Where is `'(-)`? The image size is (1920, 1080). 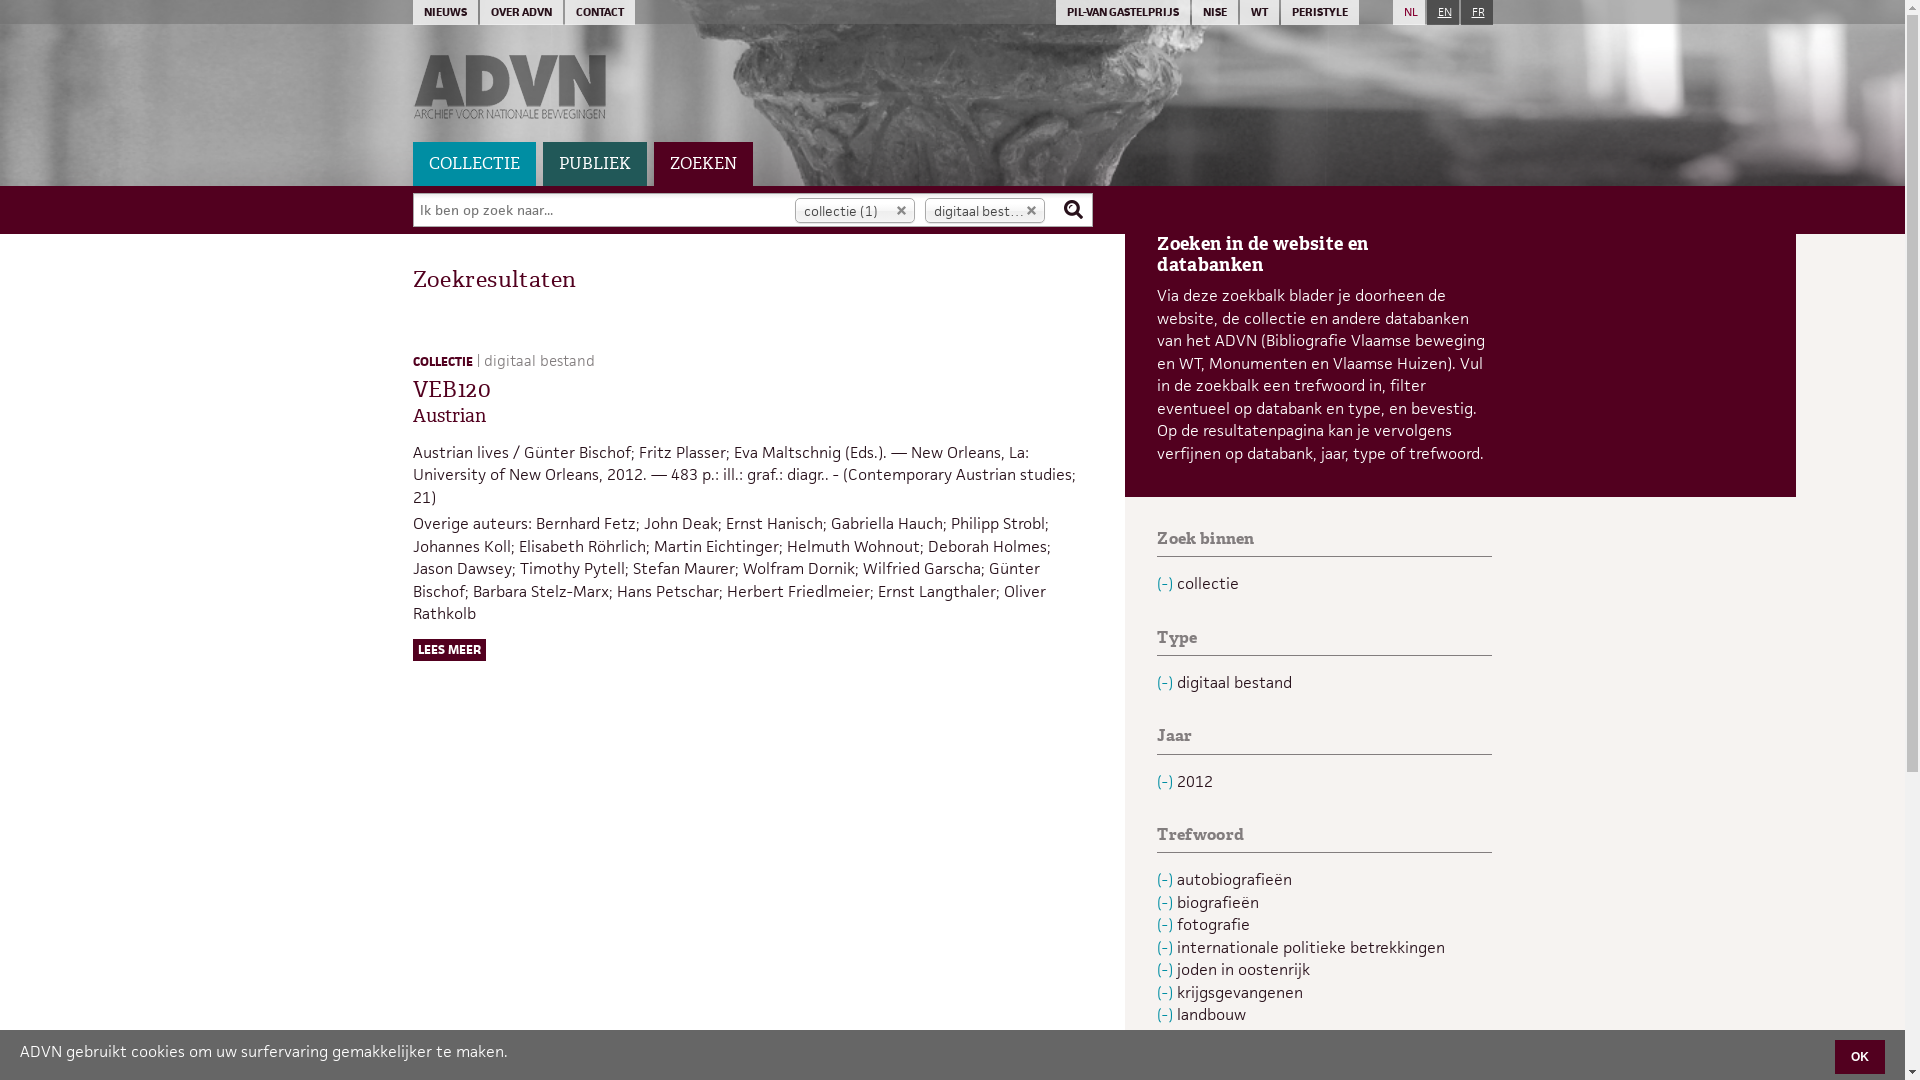 '(-) is located at coordinates (1166, 968).